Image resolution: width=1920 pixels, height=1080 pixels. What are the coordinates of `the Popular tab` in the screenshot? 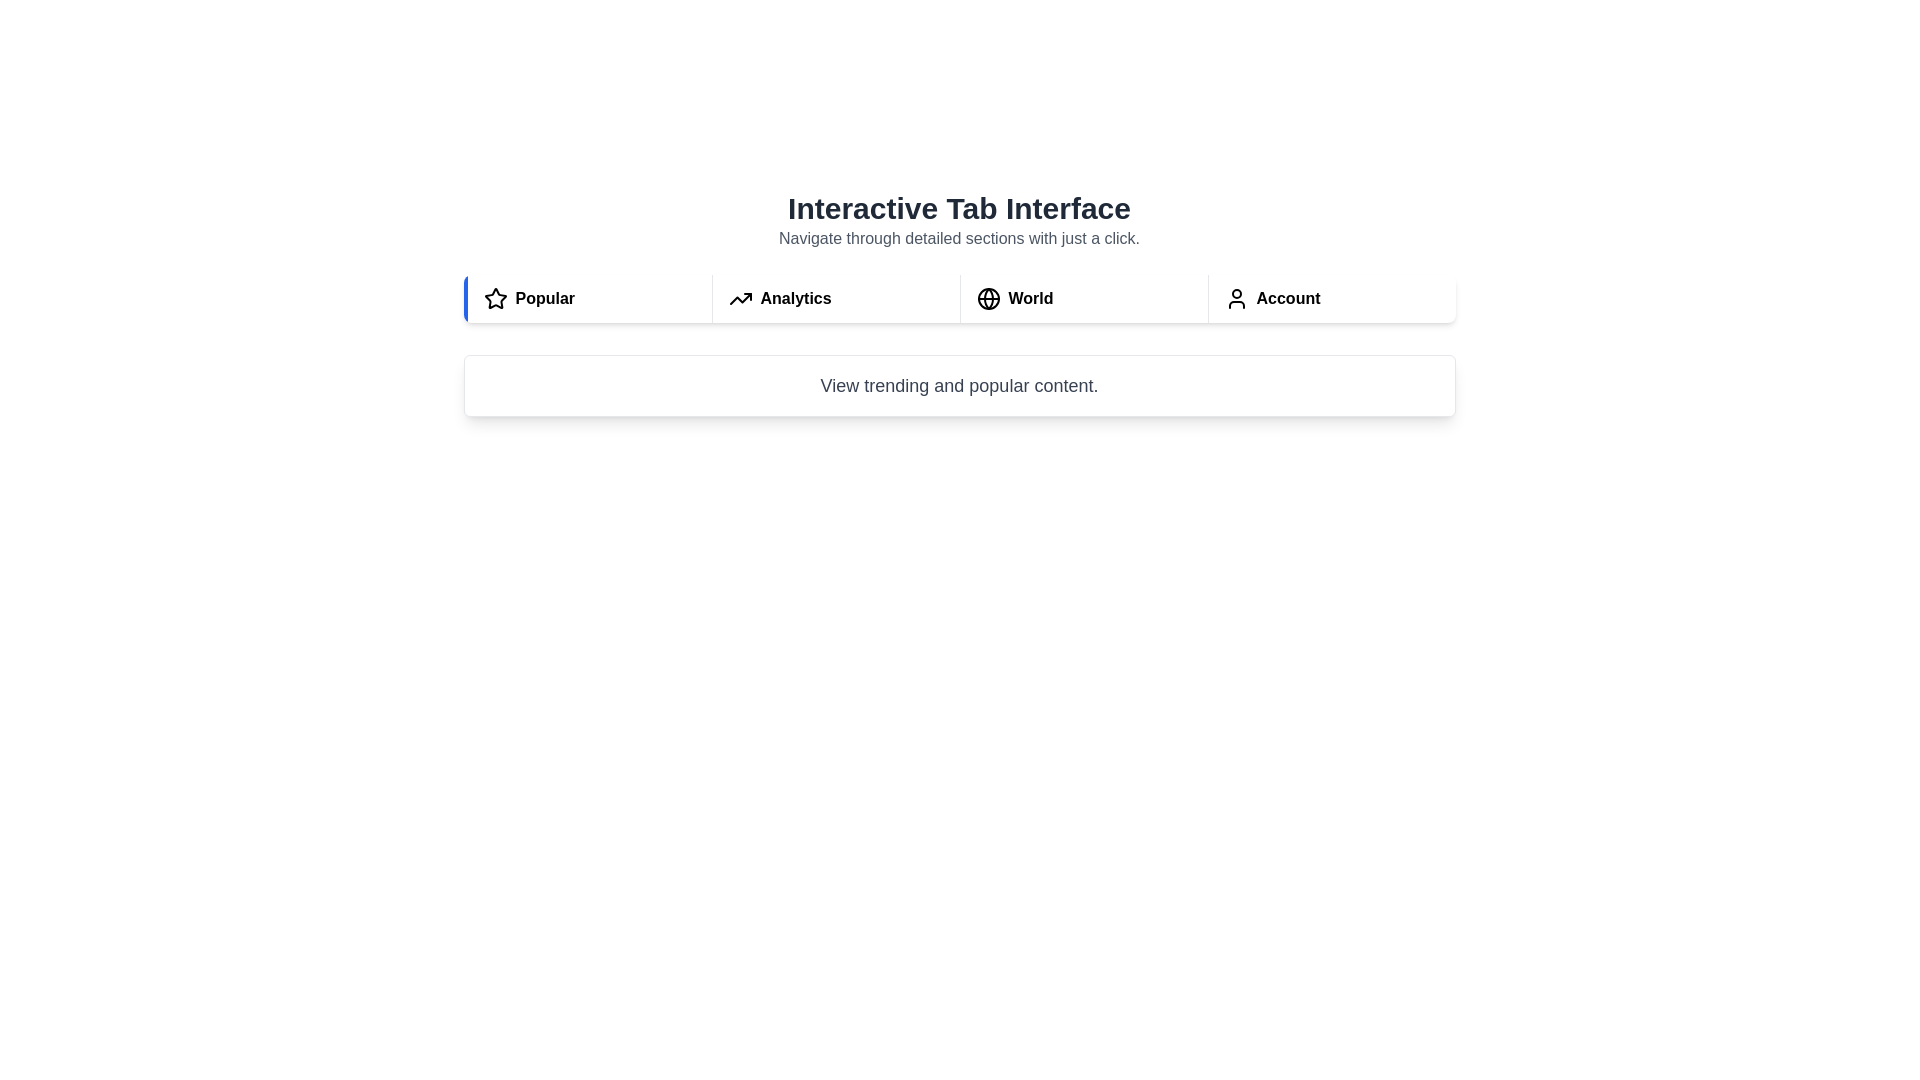 It's located at (586, 299).